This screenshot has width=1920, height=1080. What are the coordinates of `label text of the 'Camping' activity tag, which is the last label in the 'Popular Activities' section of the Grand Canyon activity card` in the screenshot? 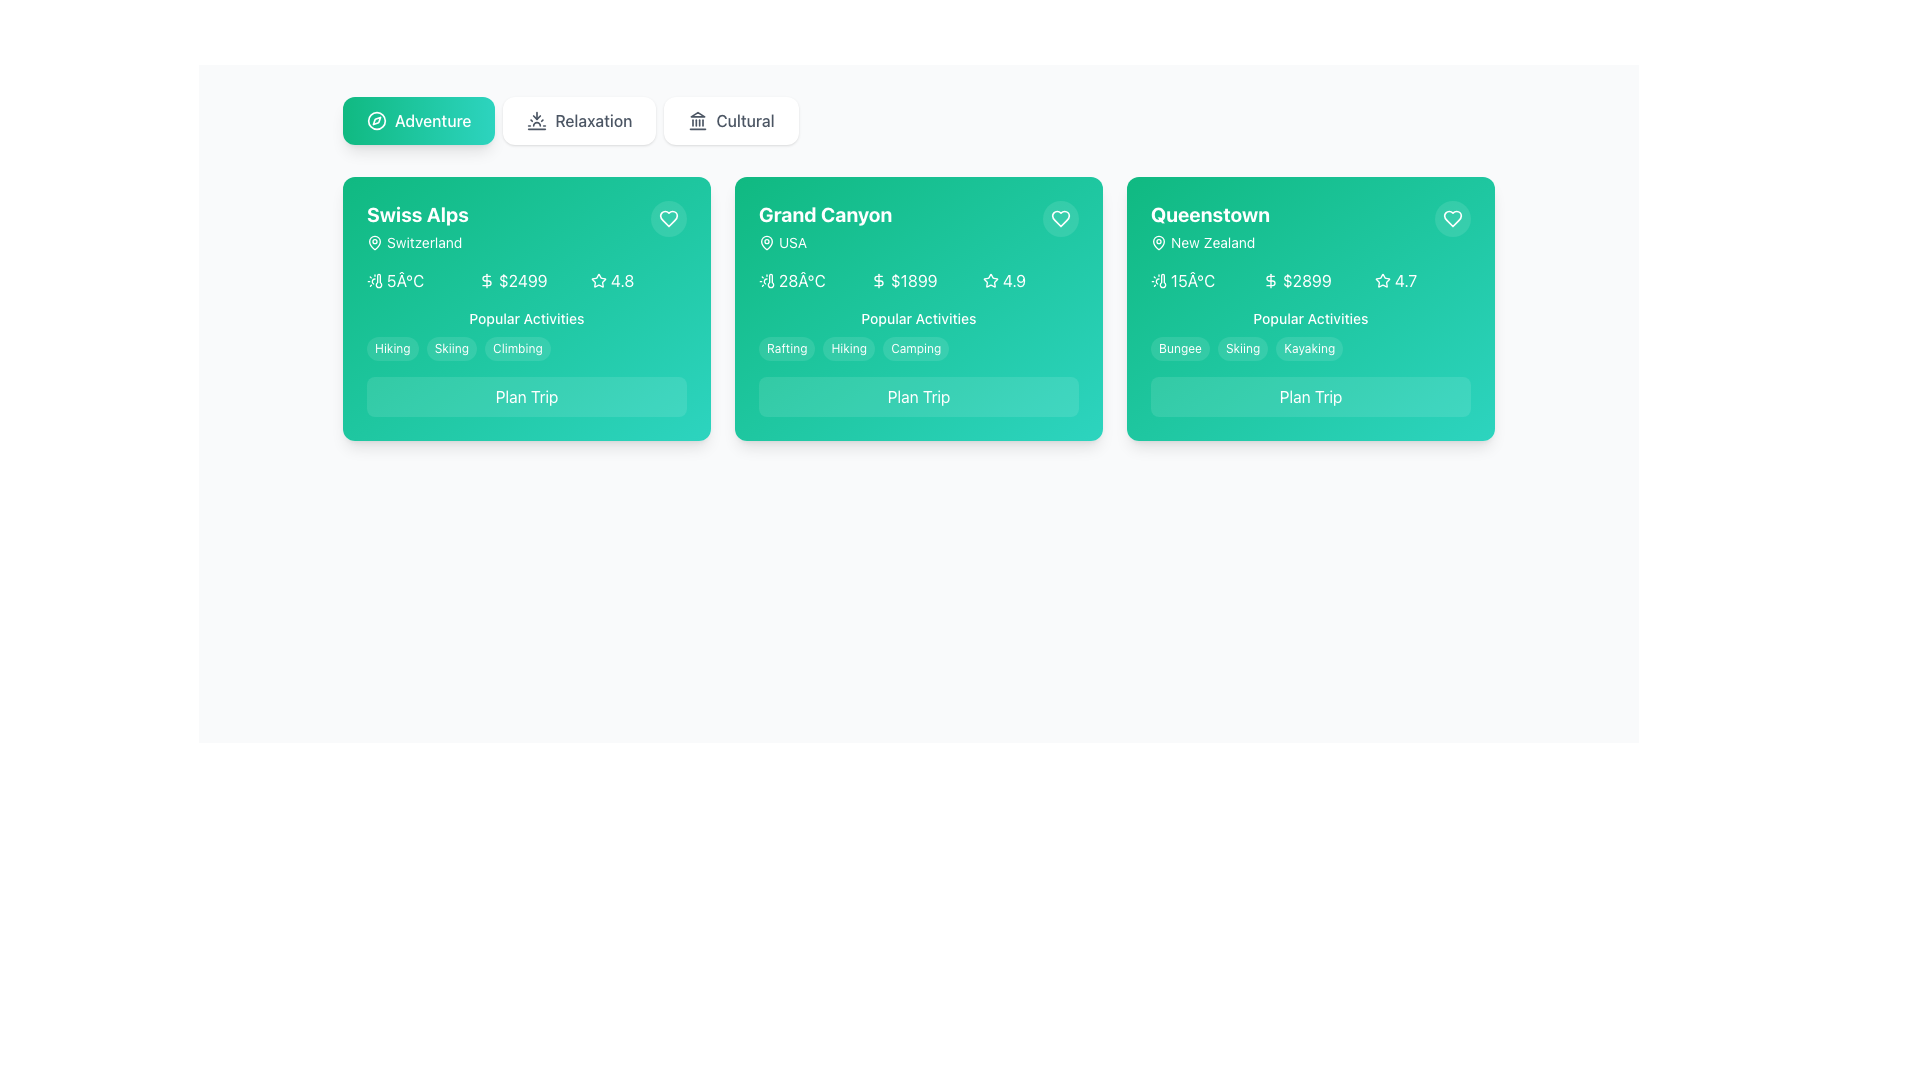 It's located at (915, 347).